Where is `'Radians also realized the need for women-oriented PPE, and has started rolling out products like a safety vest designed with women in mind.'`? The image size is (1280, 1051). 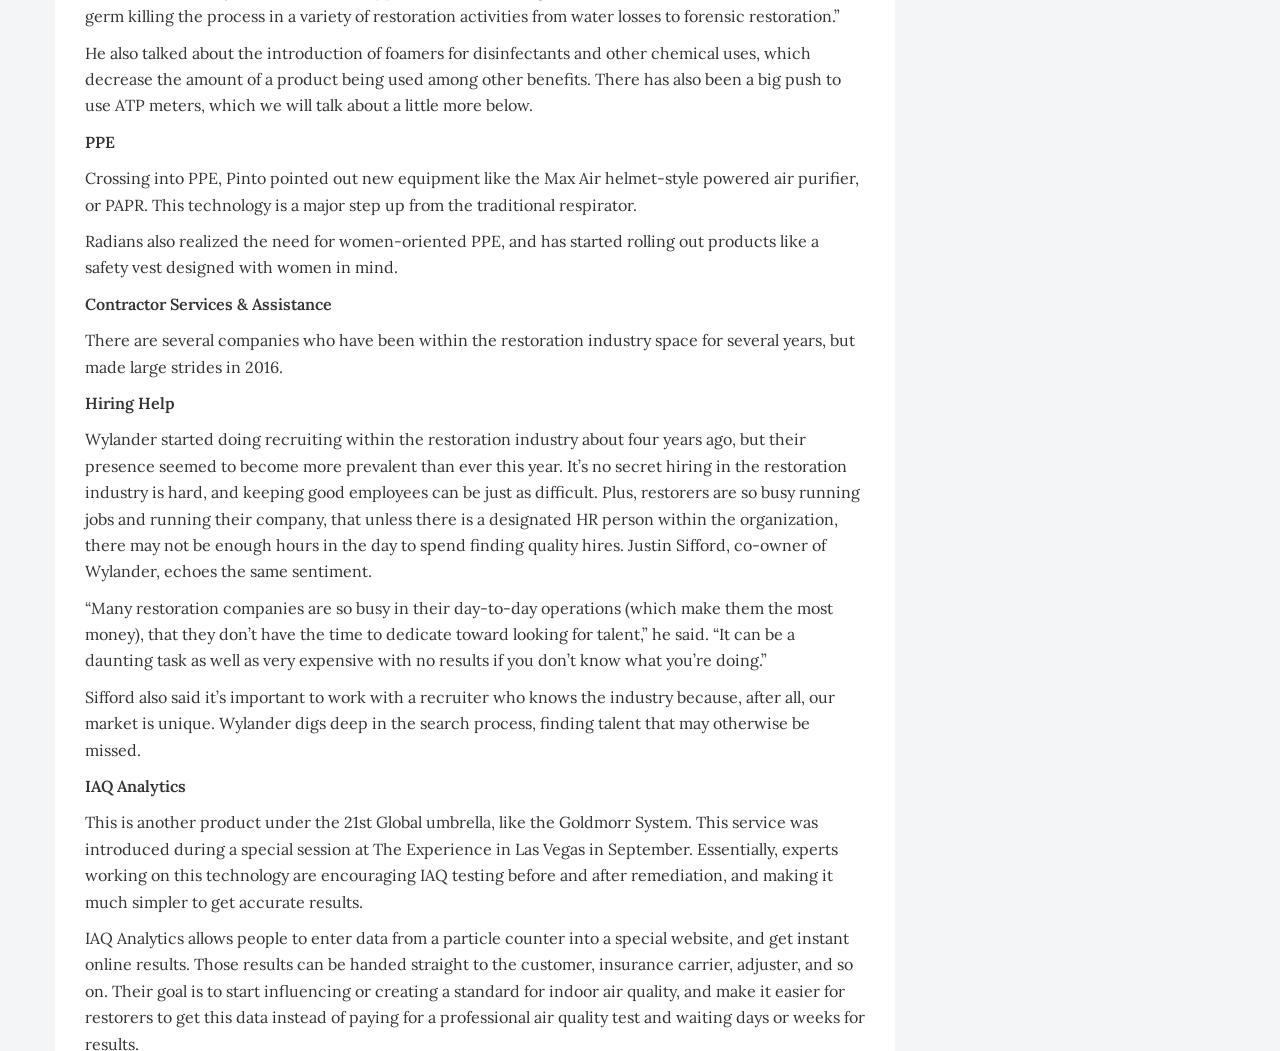
'Radians also realized the need for women-oriented PPE, and has started rolling out products like a safety vest designed with women in mind.' is located at coordinates (450, 253).